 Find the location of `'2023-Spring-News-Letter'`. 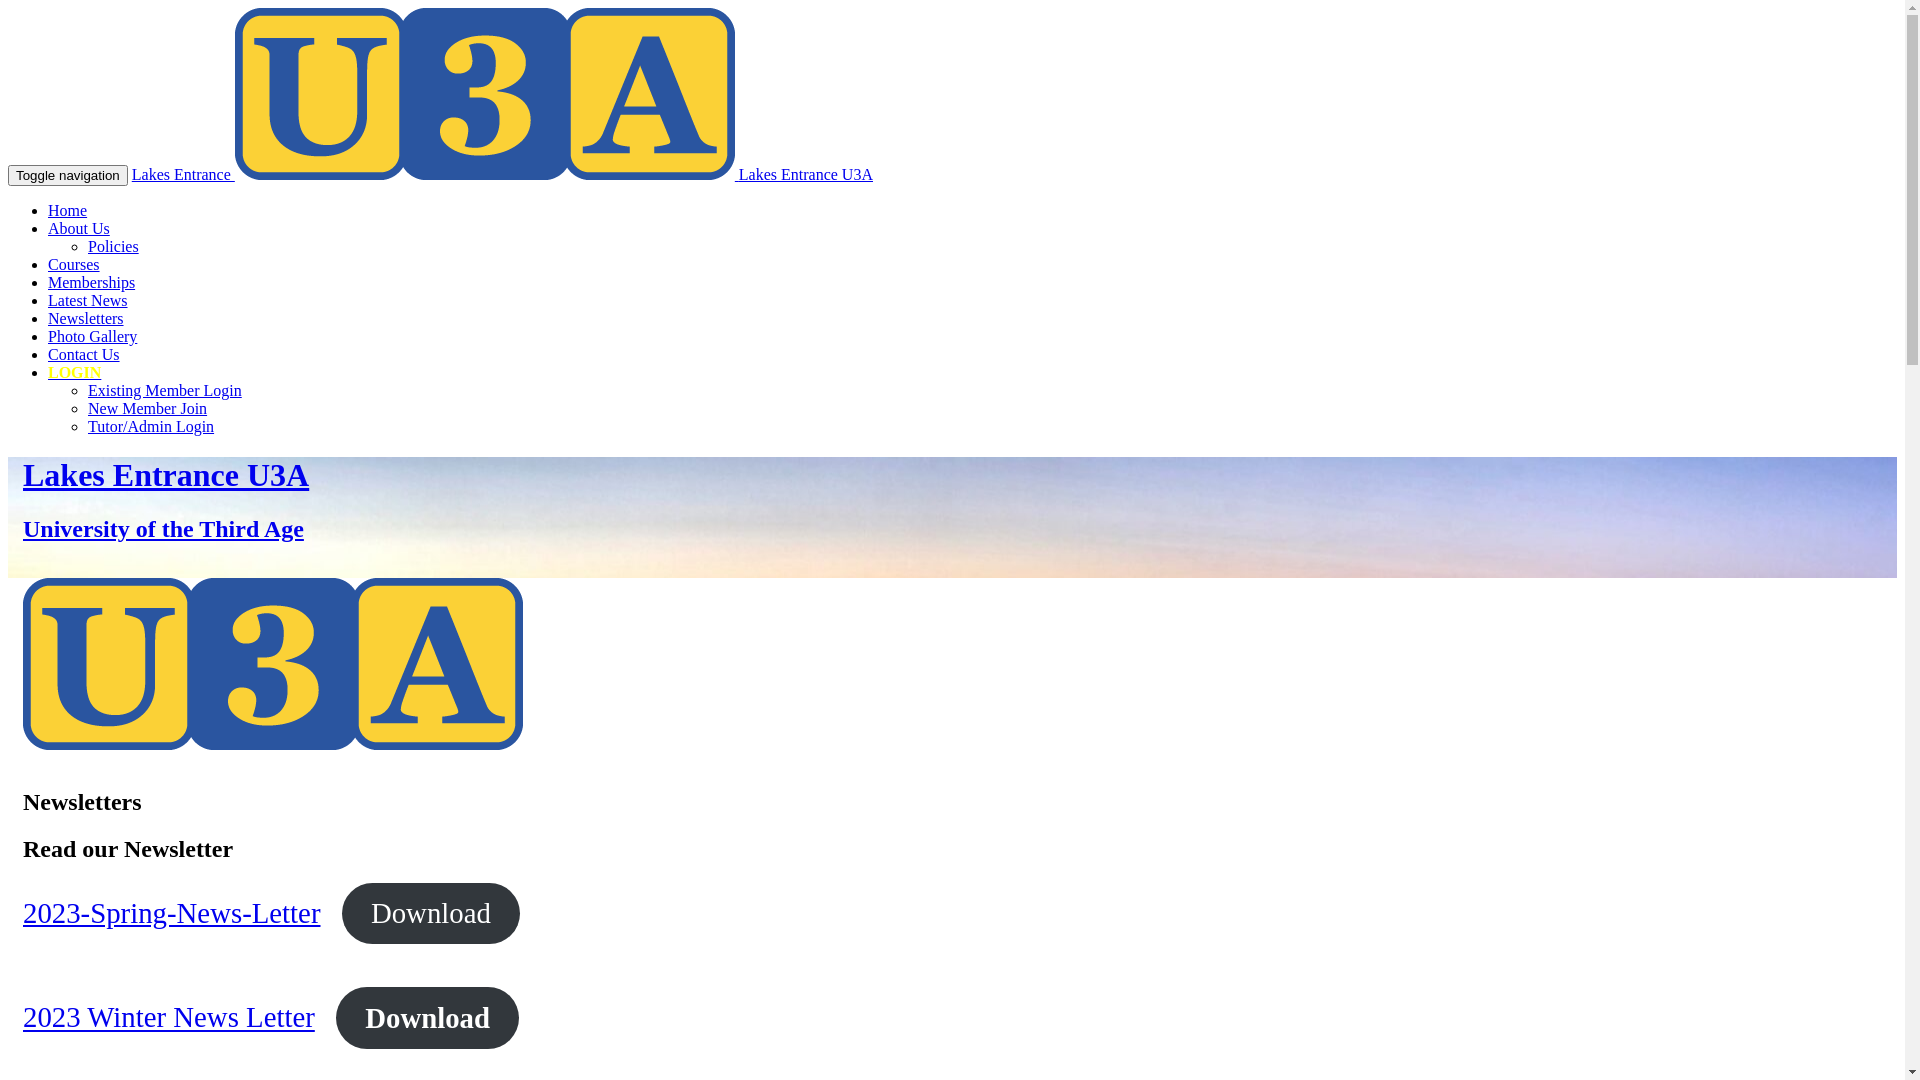

'2023-Spring-News-Letter' is located at coordinates (172, 913).